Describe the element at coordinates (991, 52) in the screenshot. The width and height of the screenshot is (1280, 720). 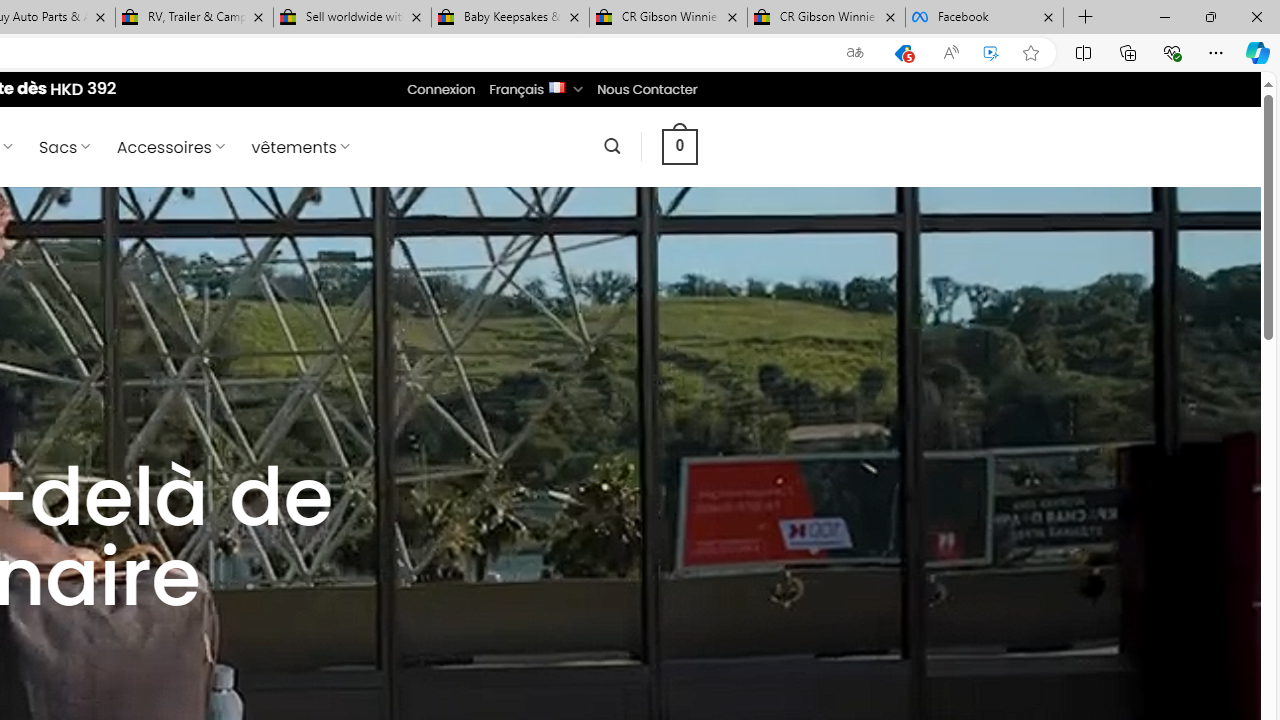
I see `'Enhance video'` at that location.